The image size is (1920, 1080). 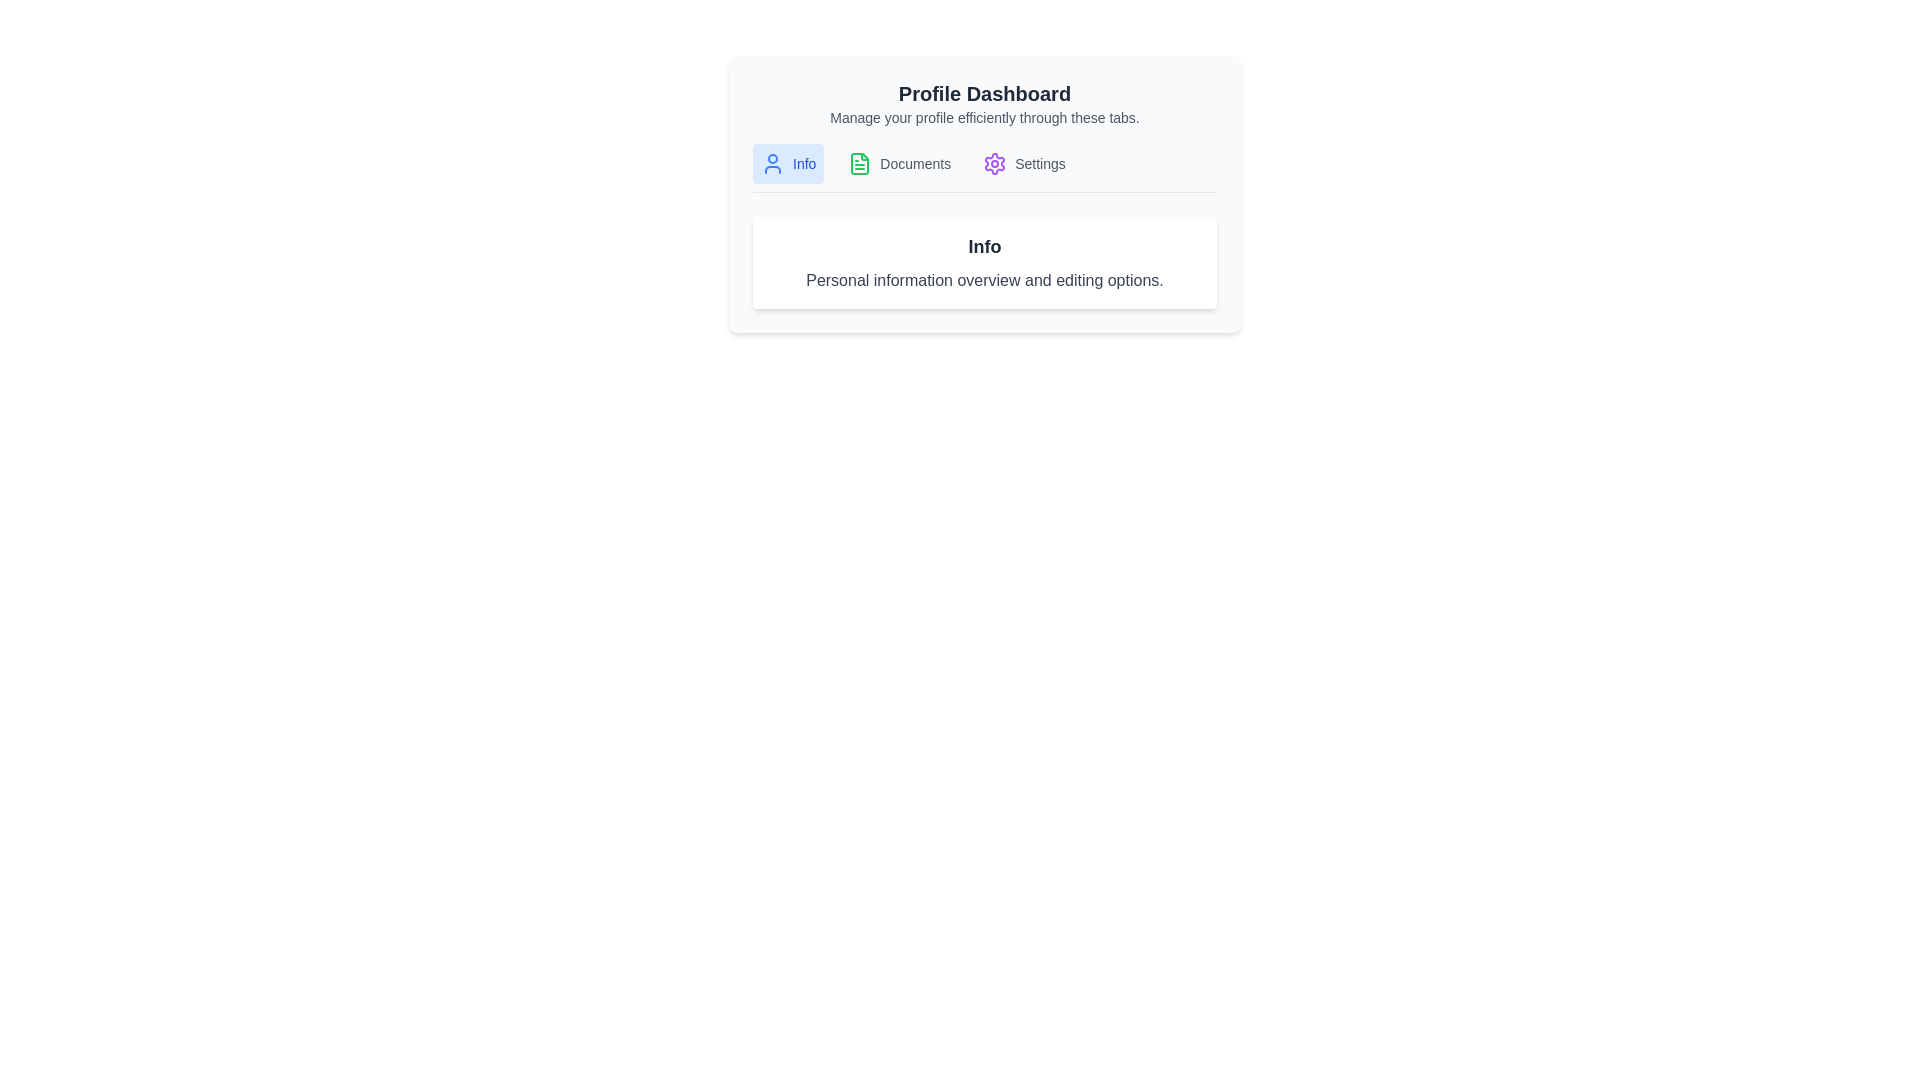 What do you see at coordinates (787, 163) in the screenshot?
I see `the Info tab to view its content` at bounding box center [787, 163].